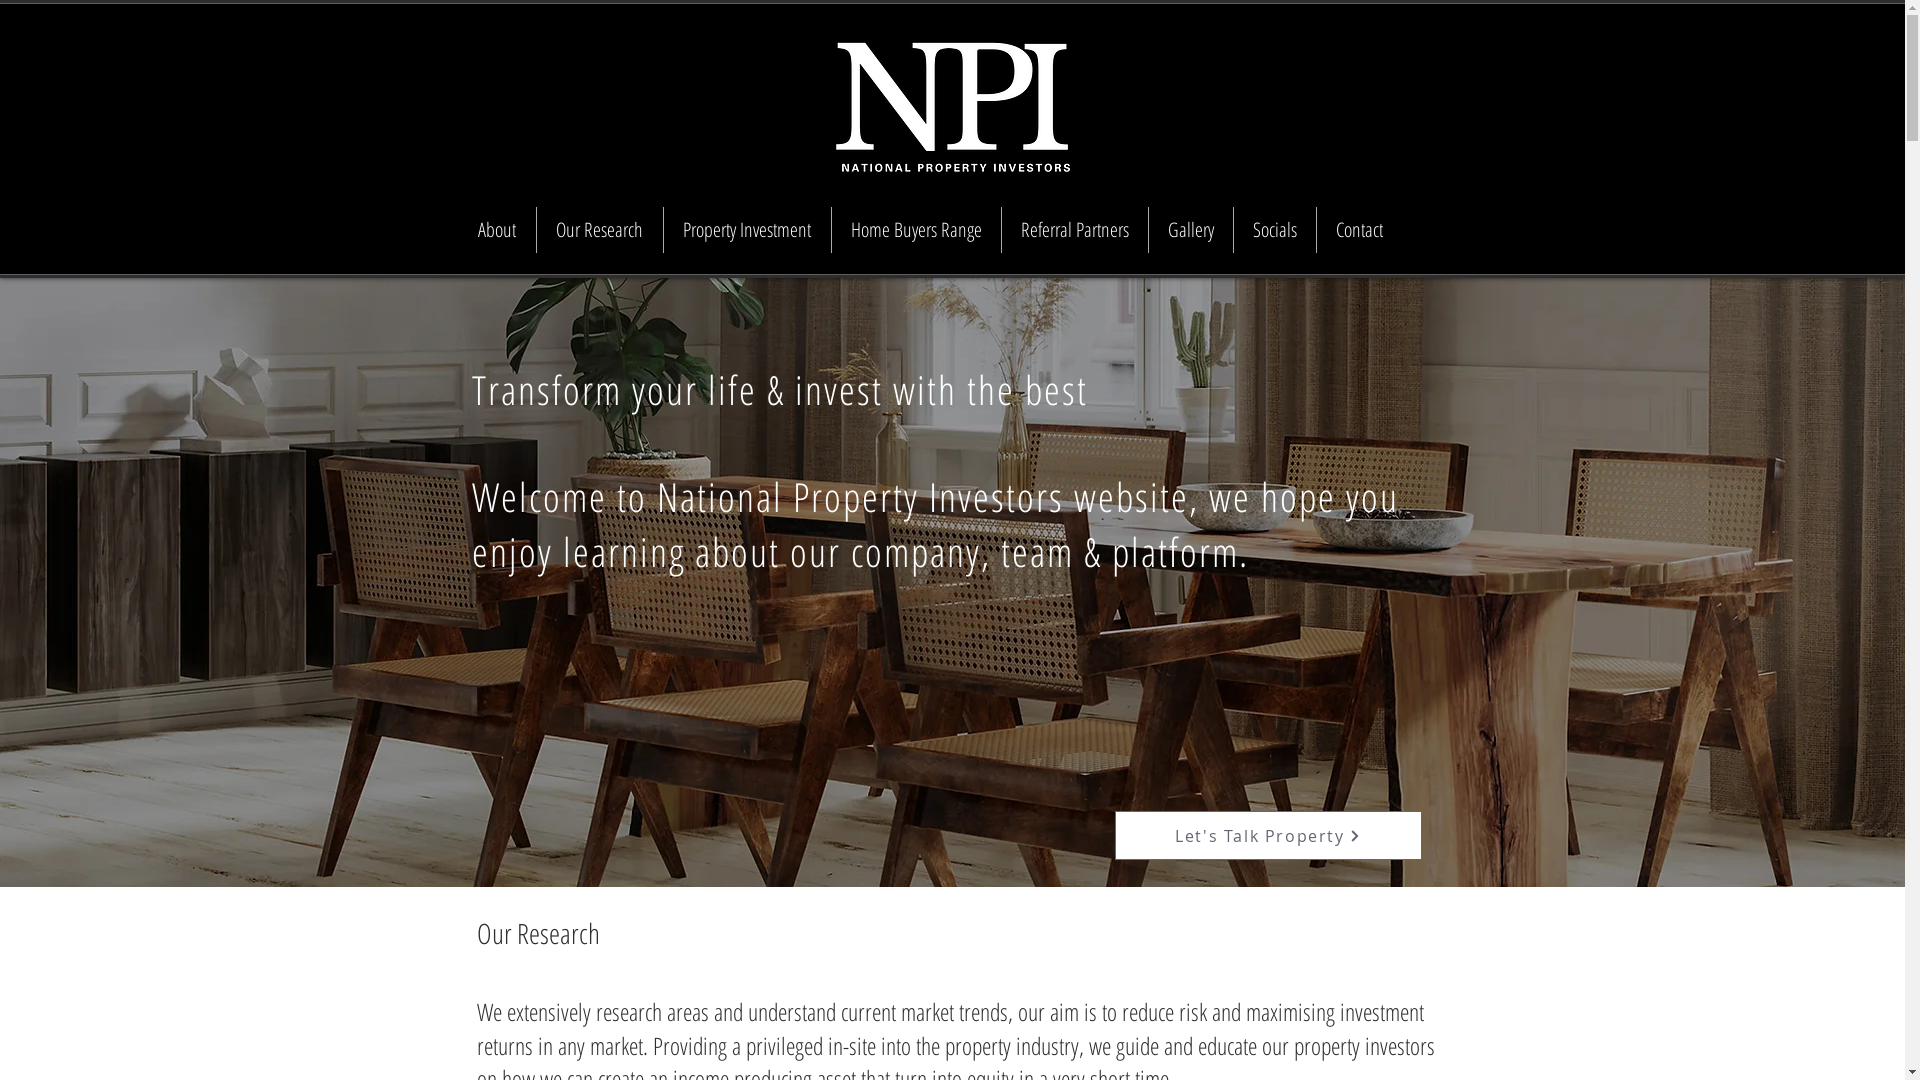 This screenshot has width=1920, height=1080. I want to click on 'Our Research', so click(598, 229).